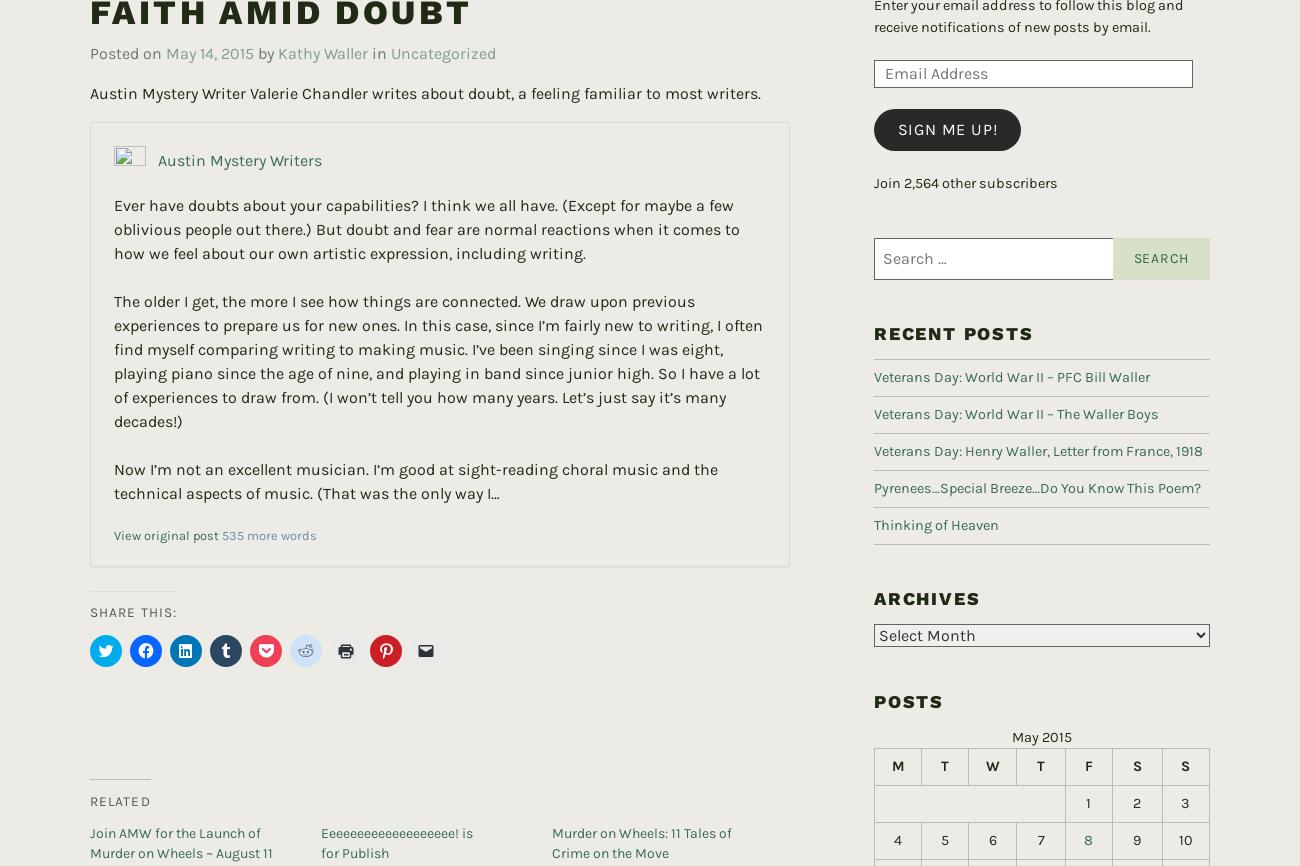 The height and width of the screenshot is (866, 1300). Describe the element at coordinates (323, 21) in the screenshot. I see `'Kathy Waller'` at that location.